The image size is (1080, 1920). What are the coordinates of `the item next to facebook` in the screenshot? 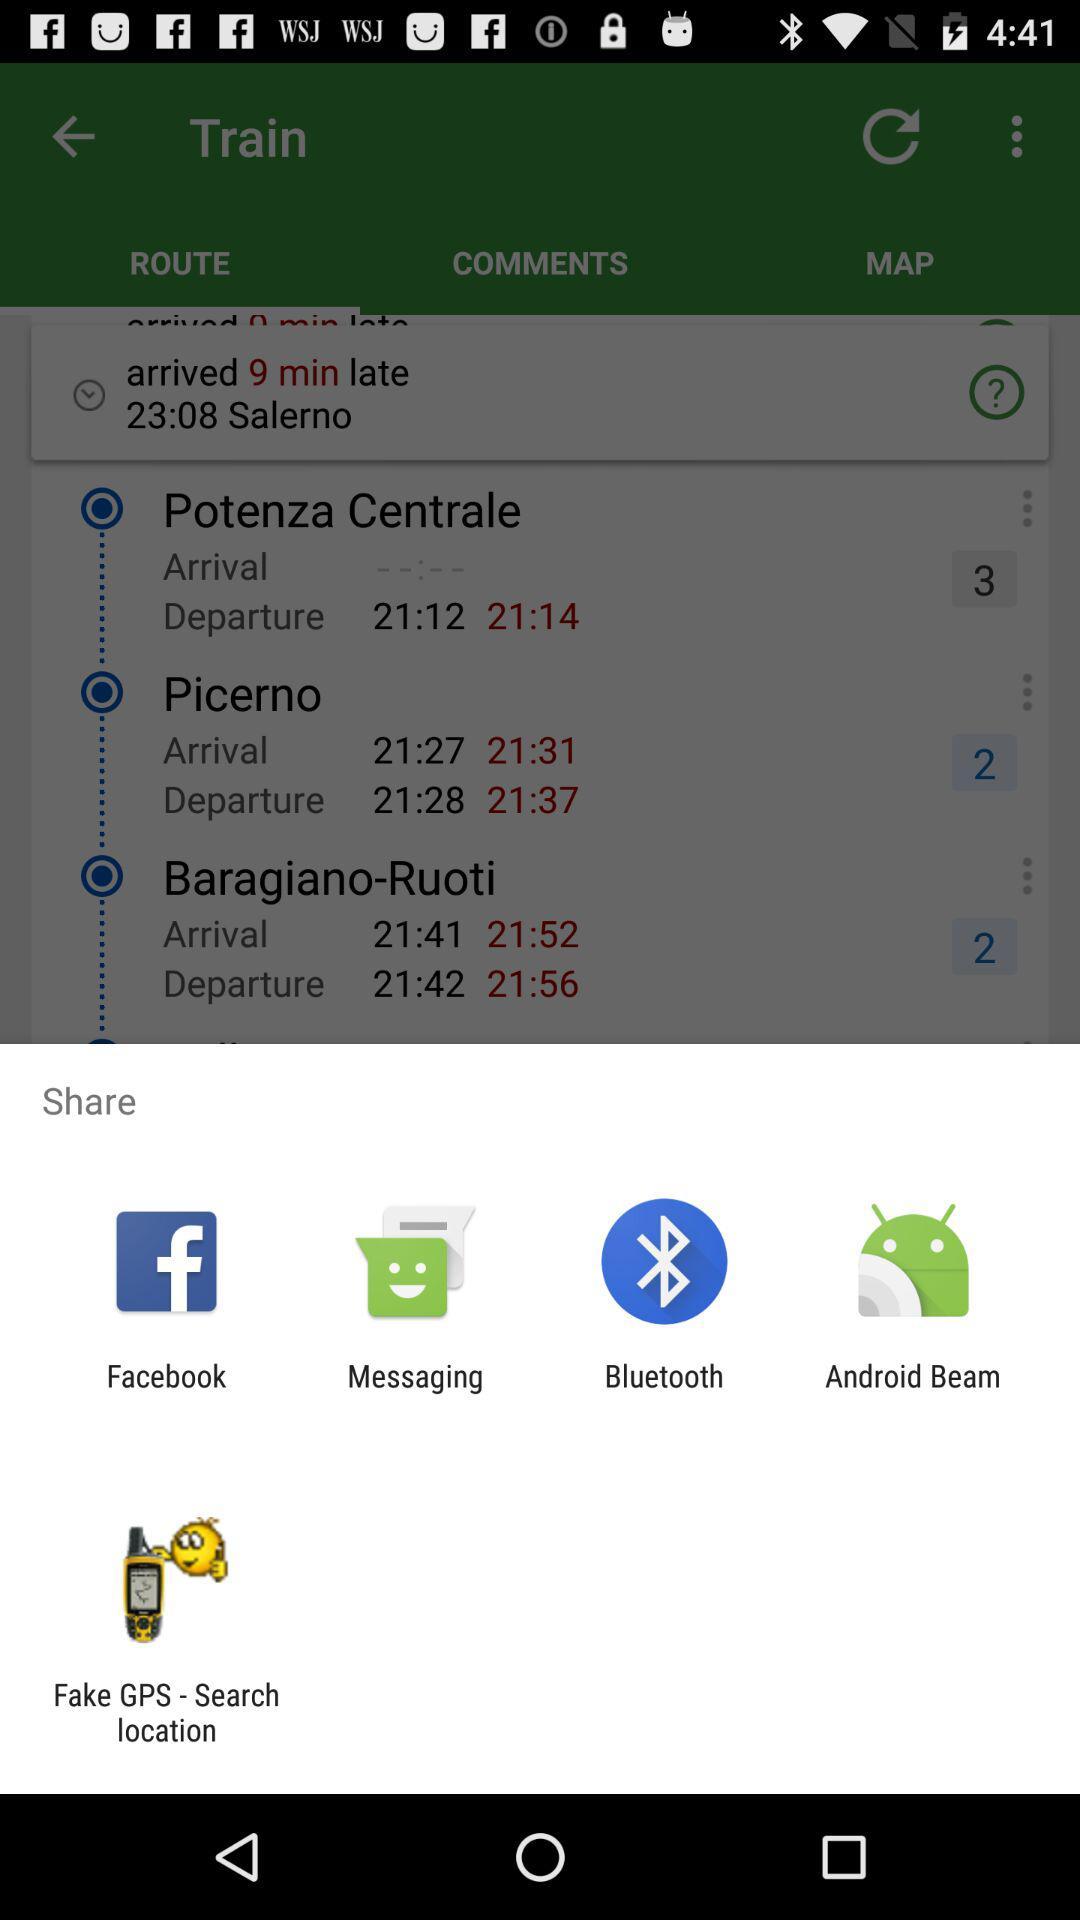 It's located at (414, 1392).